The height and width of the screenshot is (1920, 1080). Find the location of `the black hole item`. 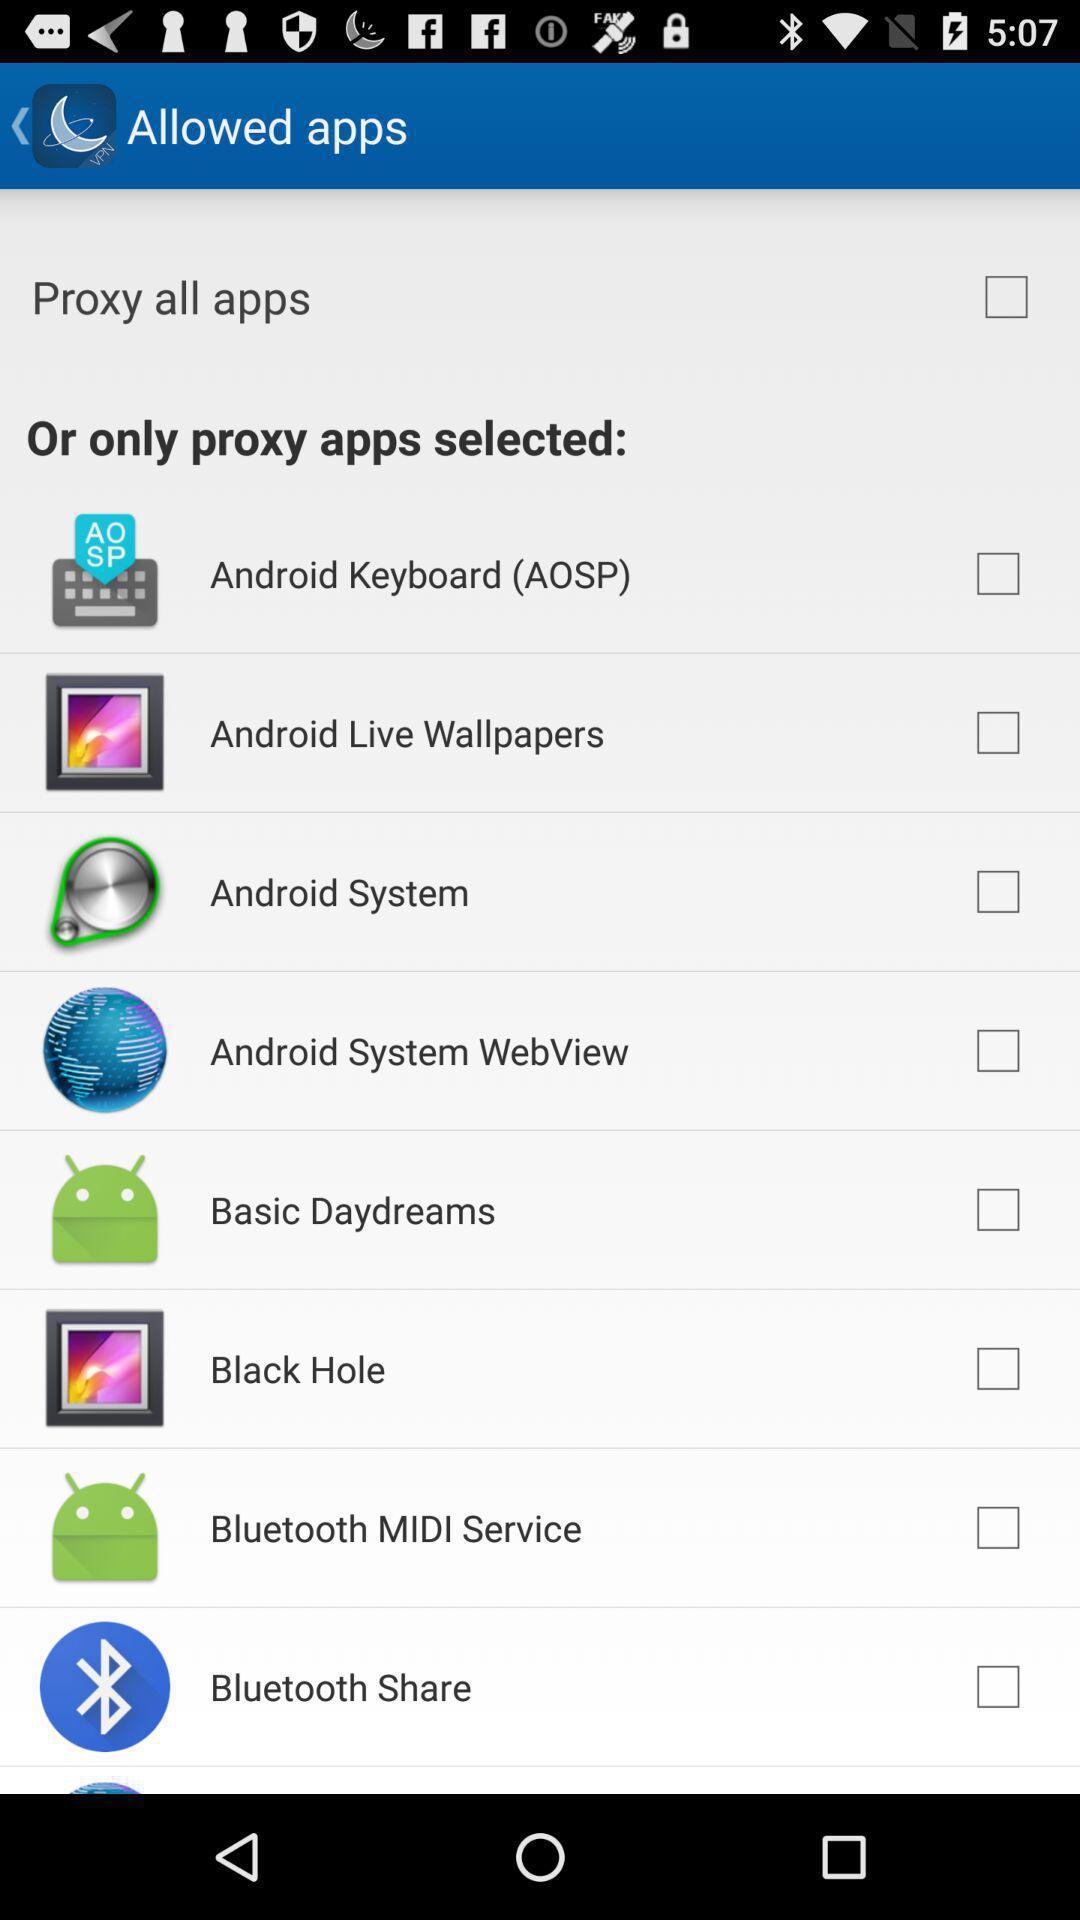

the black hole item is located at coordinates (297, 1367).